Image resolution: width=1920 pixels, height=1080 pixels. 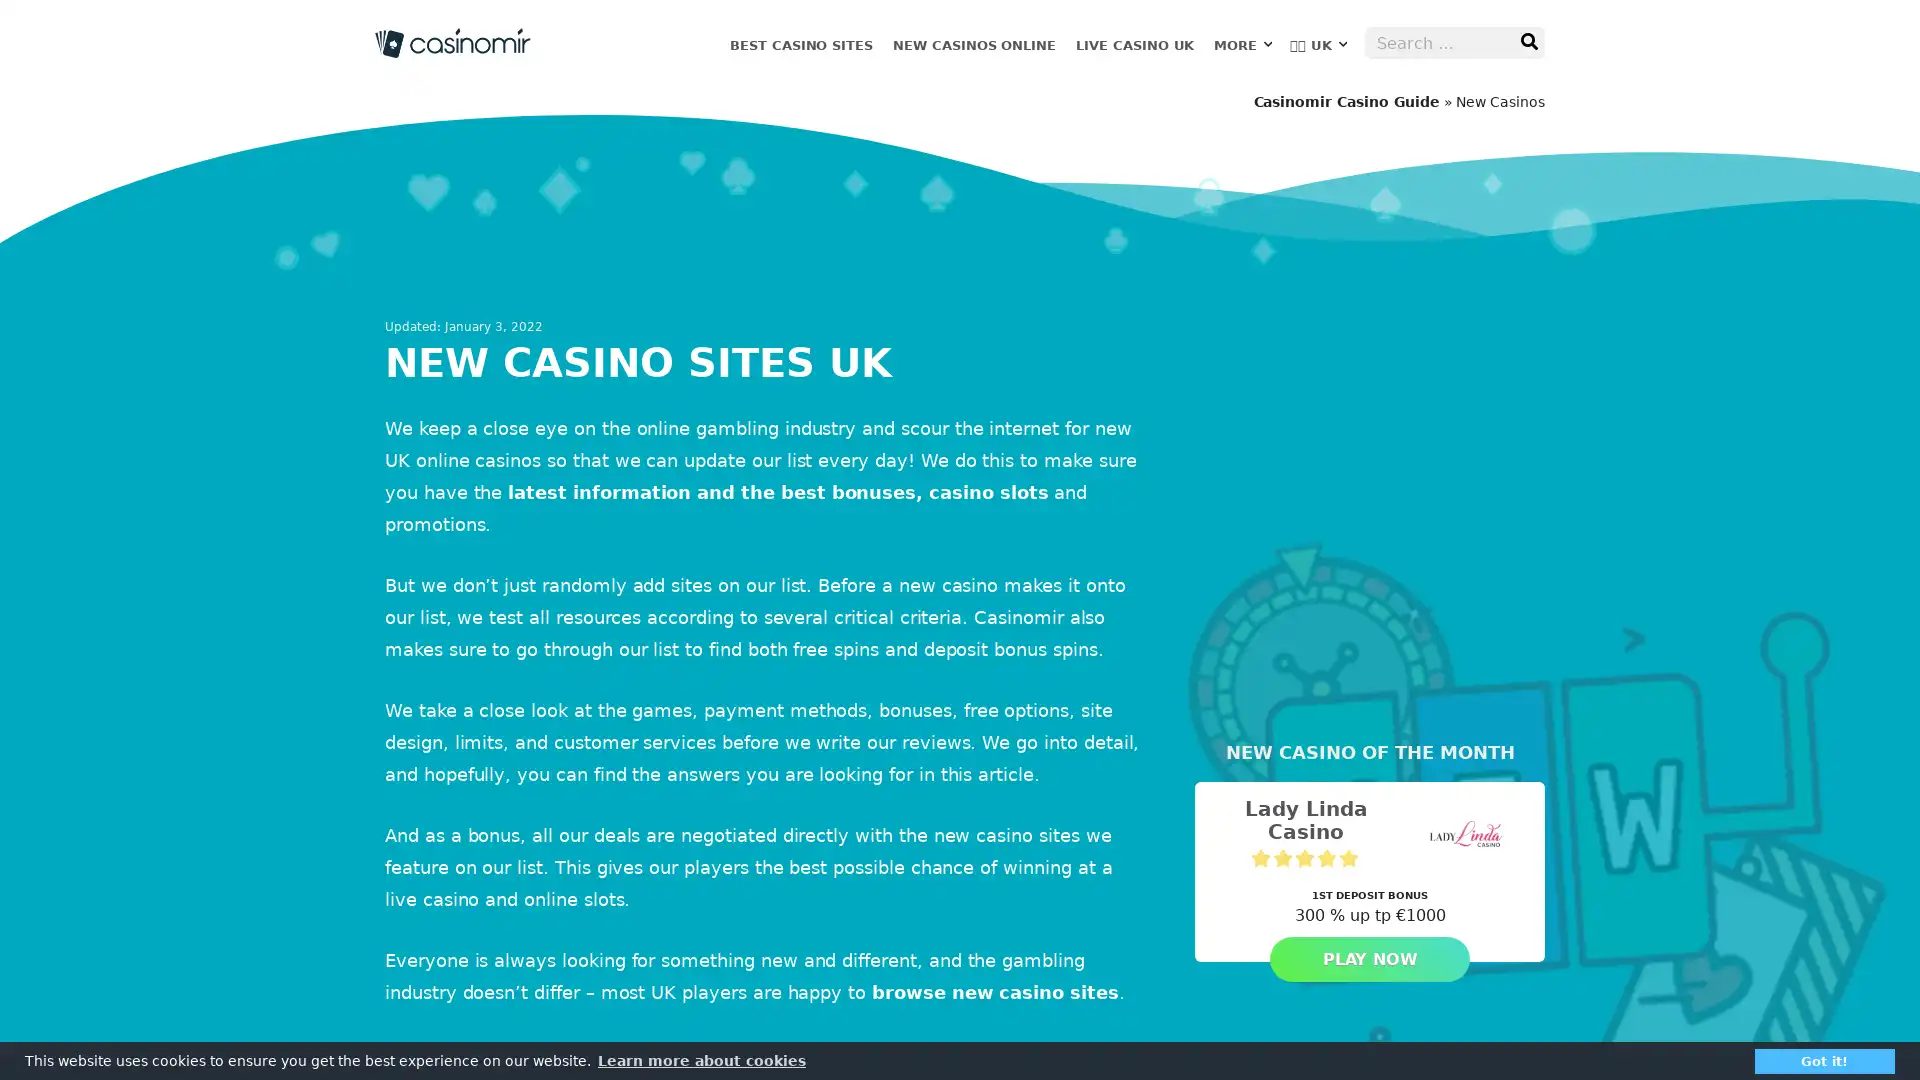 What do you see at coordinates (1528, 42) in the screenshot?
I see `Search` at bounding box center [1528, 42].